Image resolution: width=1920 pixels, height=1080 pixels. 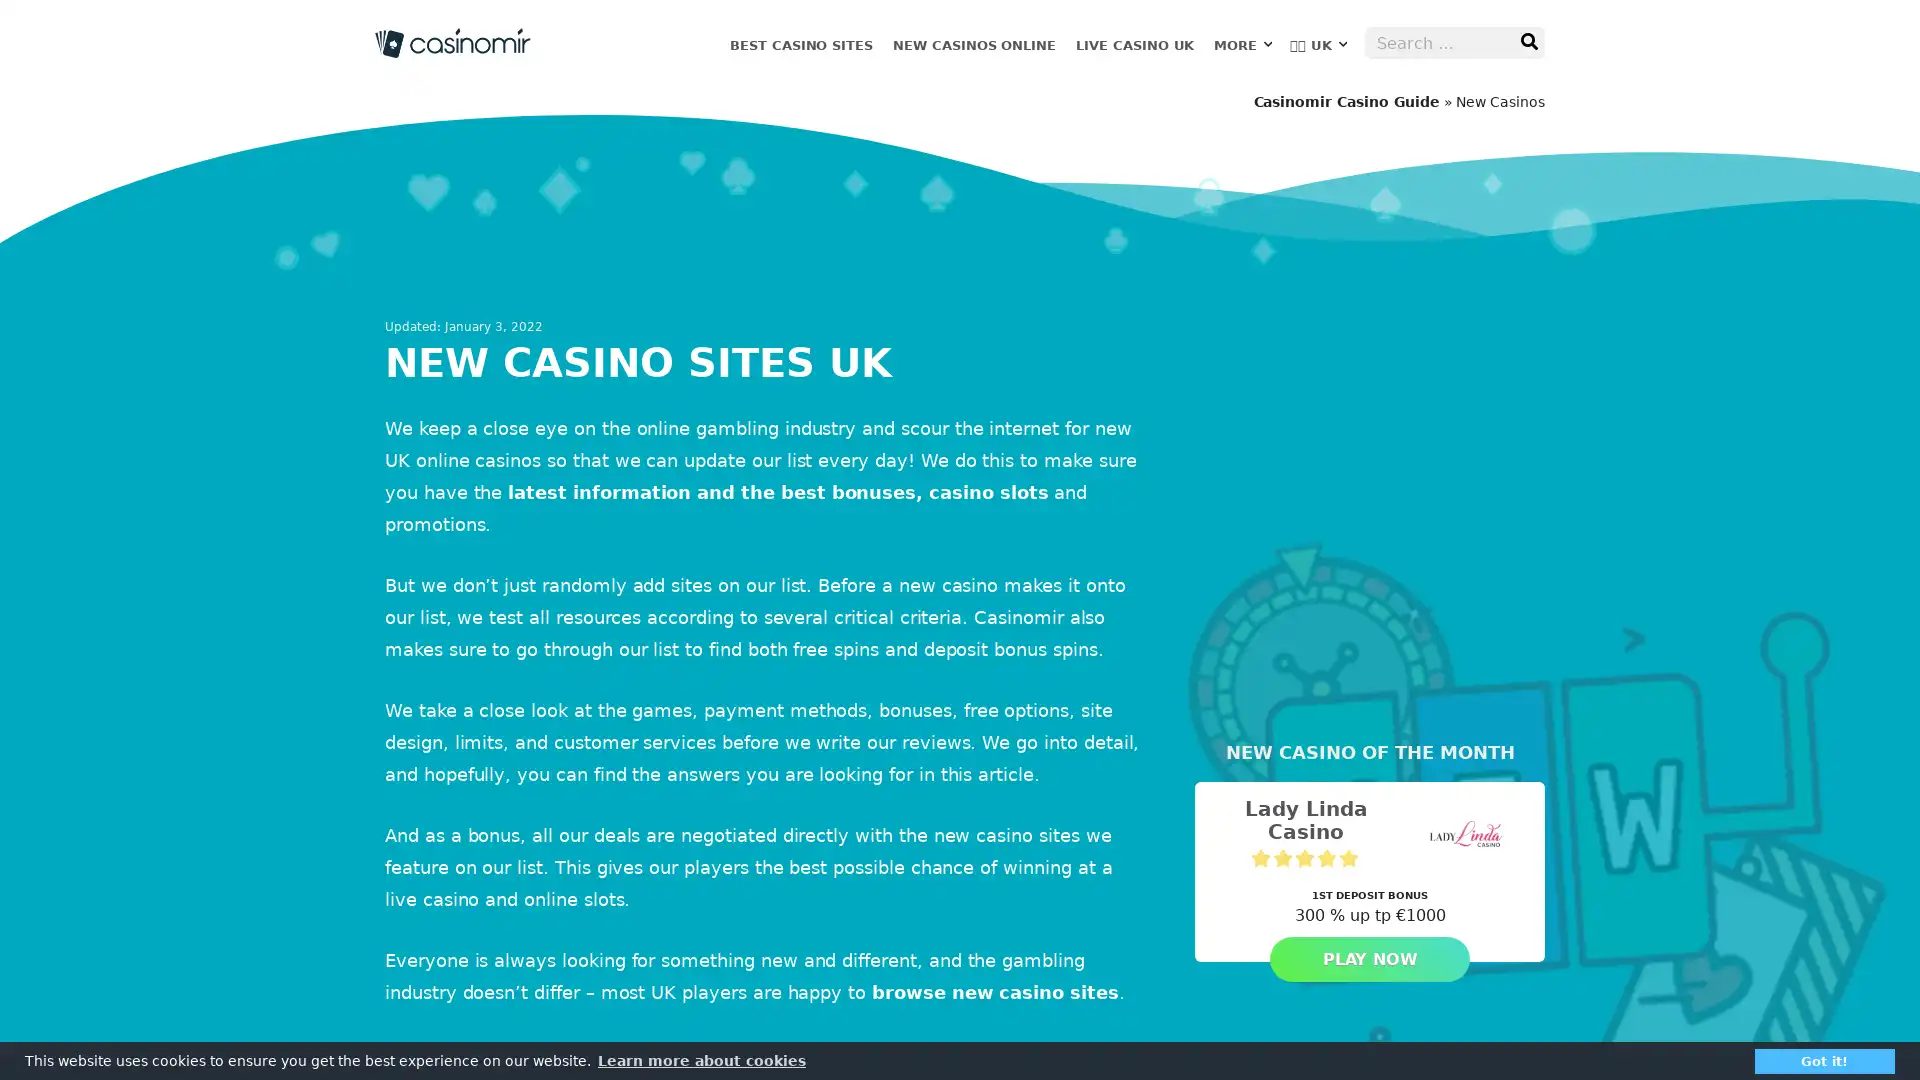 What do you see at coordinates (1528, 42) in the screenshot?
I see `Search` at bounding box center [1528, 42].